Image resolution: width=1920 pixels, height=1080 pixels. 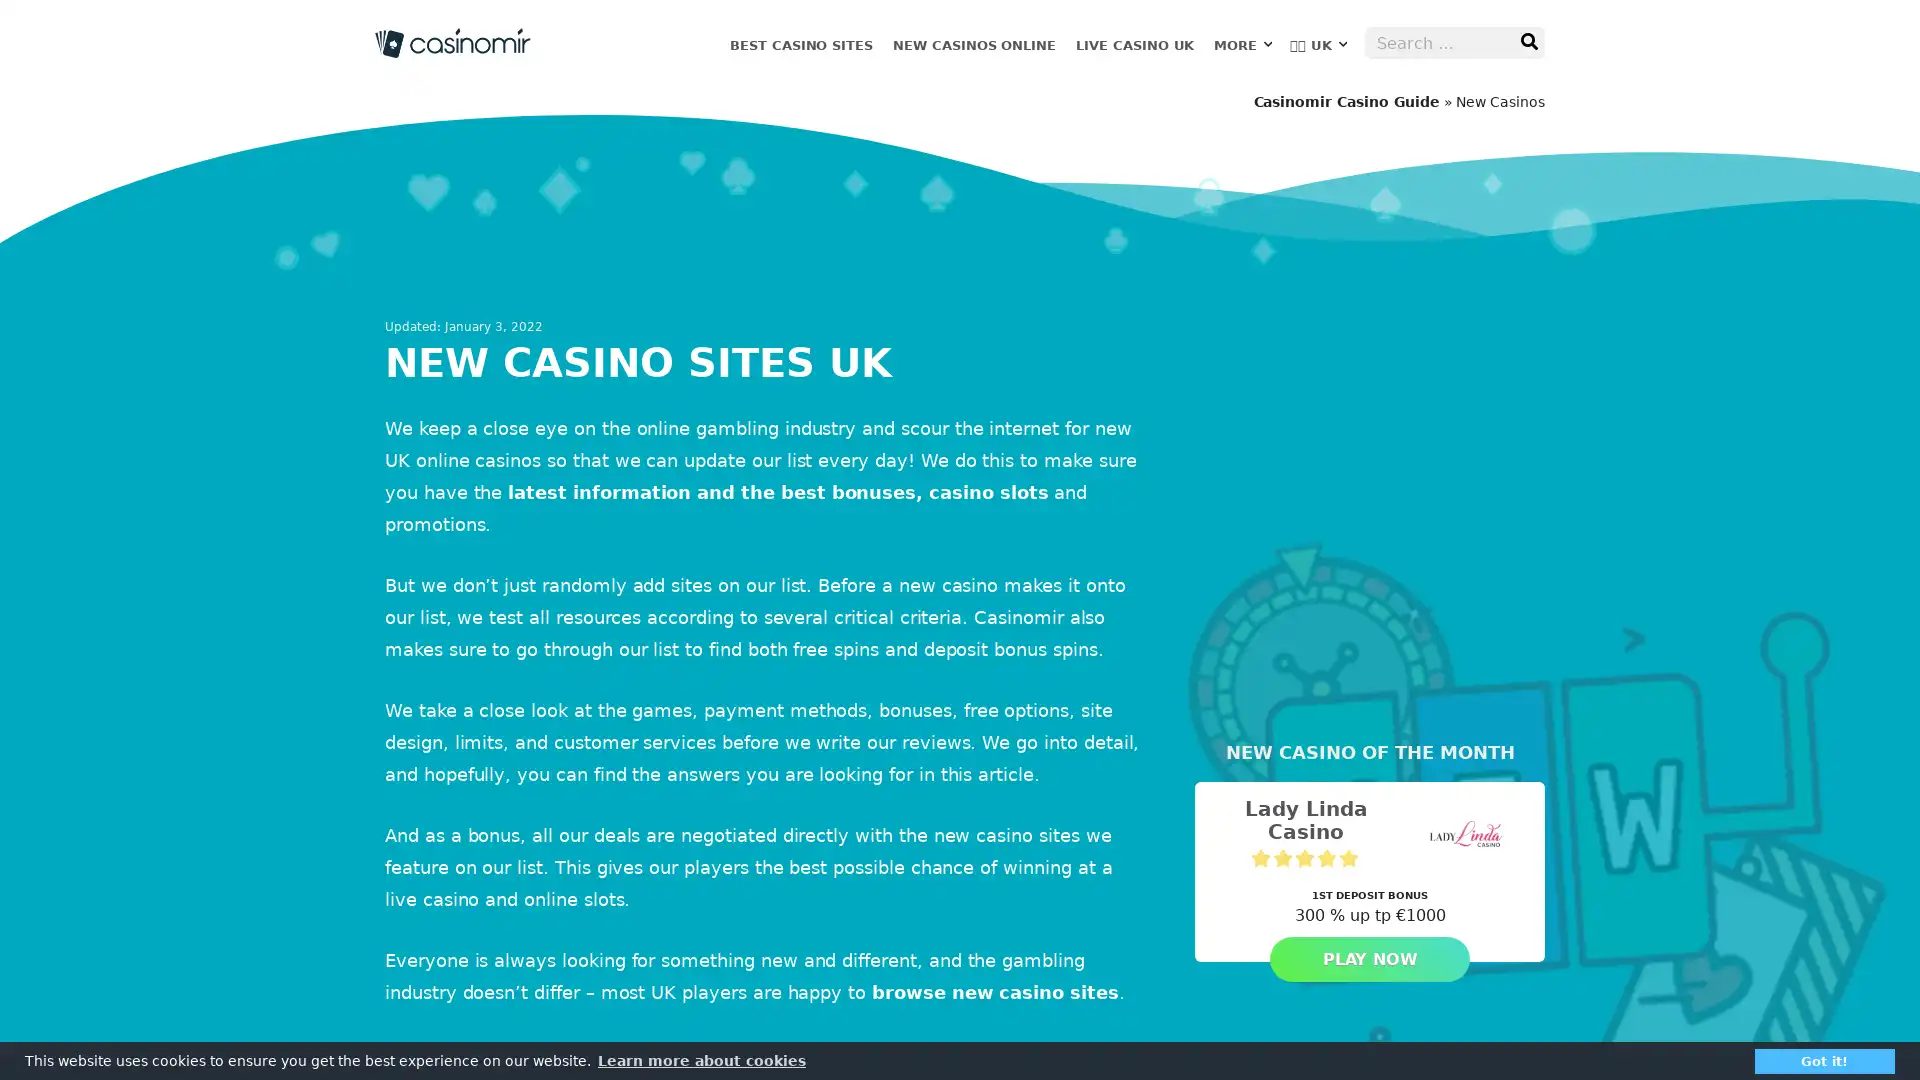 What do you see at coordinates (1528, 42) in the screenshot?
I see `Search` at bounding box center [1528, 42].